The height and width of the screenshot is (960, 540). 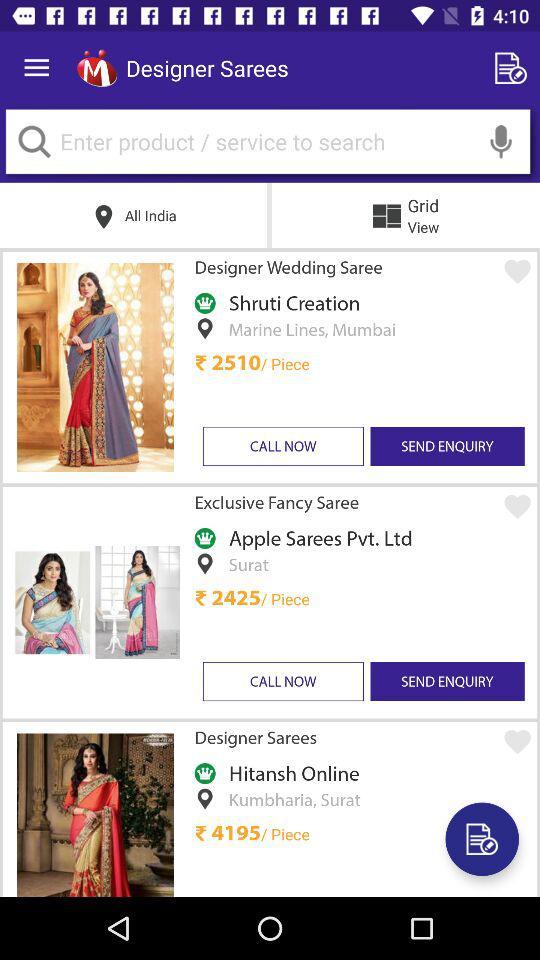 I want to click on the description icon, so click(x=481, y=839).